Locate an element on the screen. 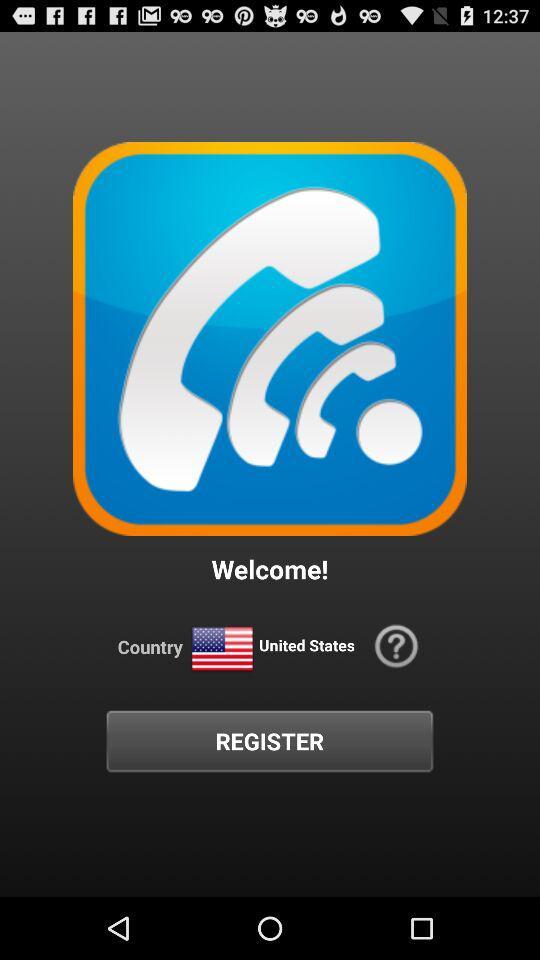  icon to the left of united states is located at coordinates (221, 648).